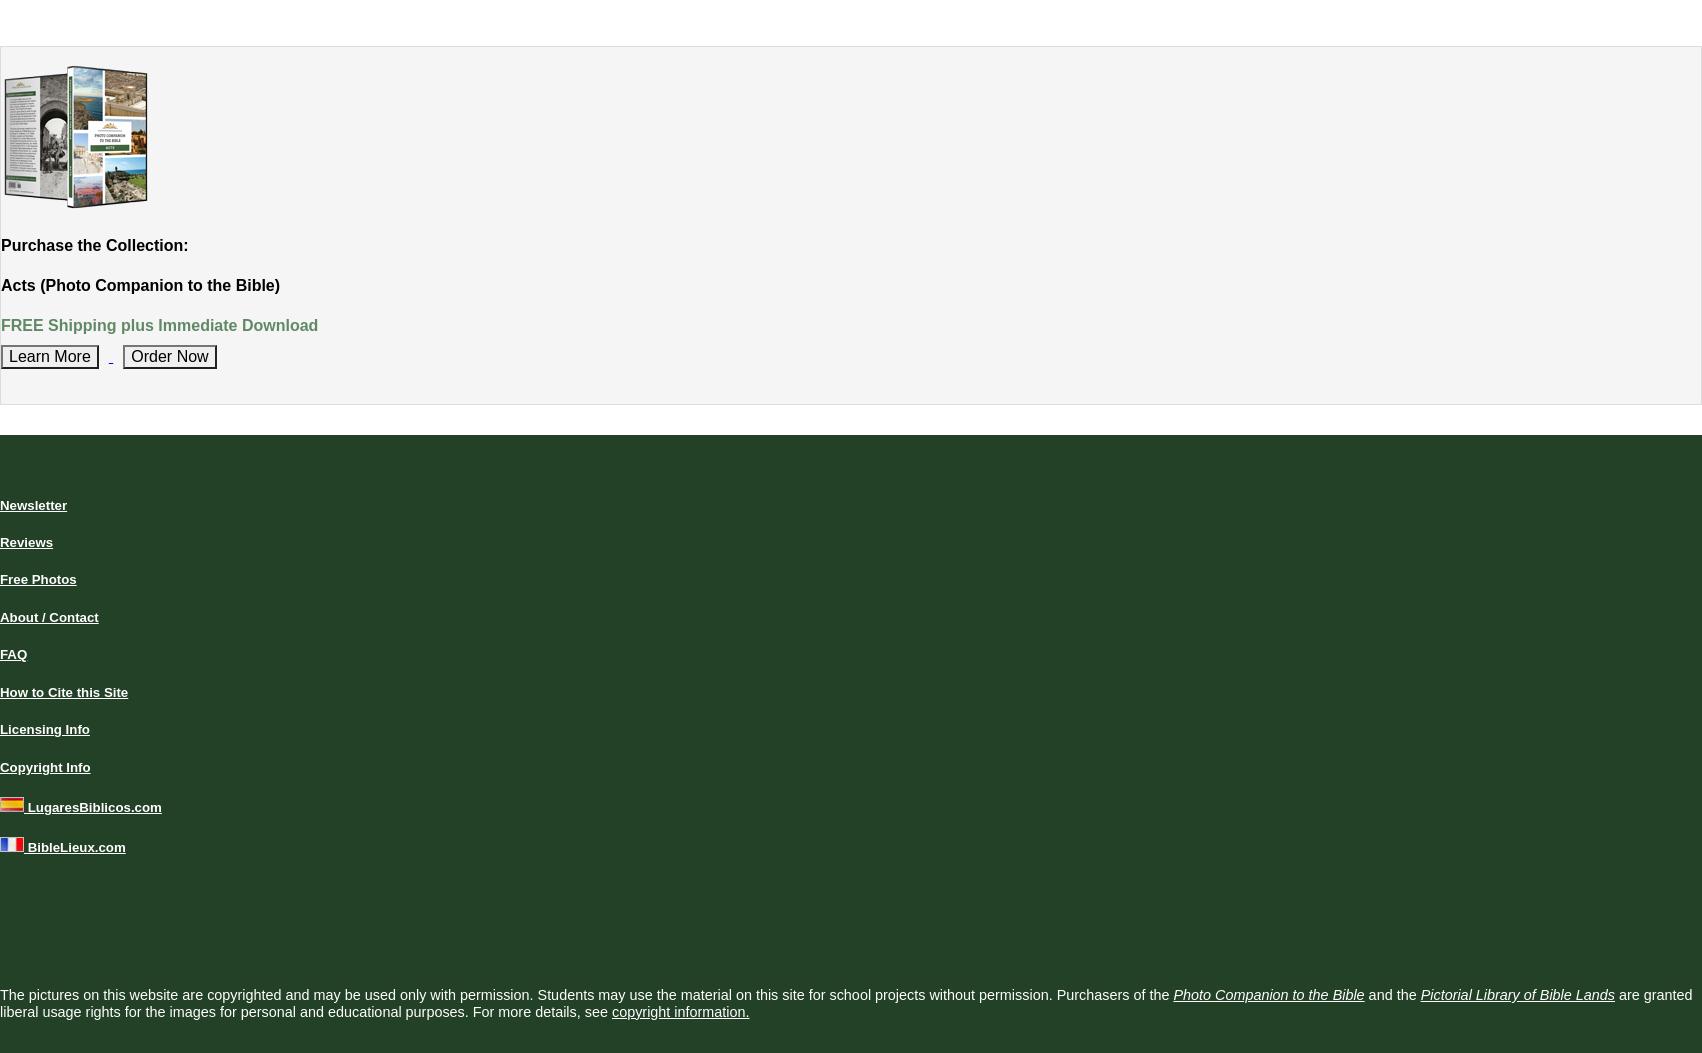 This screenshot has width=1702, height=1053. Describe the element at coordinates (63, 691) in the screenshot. I see `'How to Cite this Site'` at that location.